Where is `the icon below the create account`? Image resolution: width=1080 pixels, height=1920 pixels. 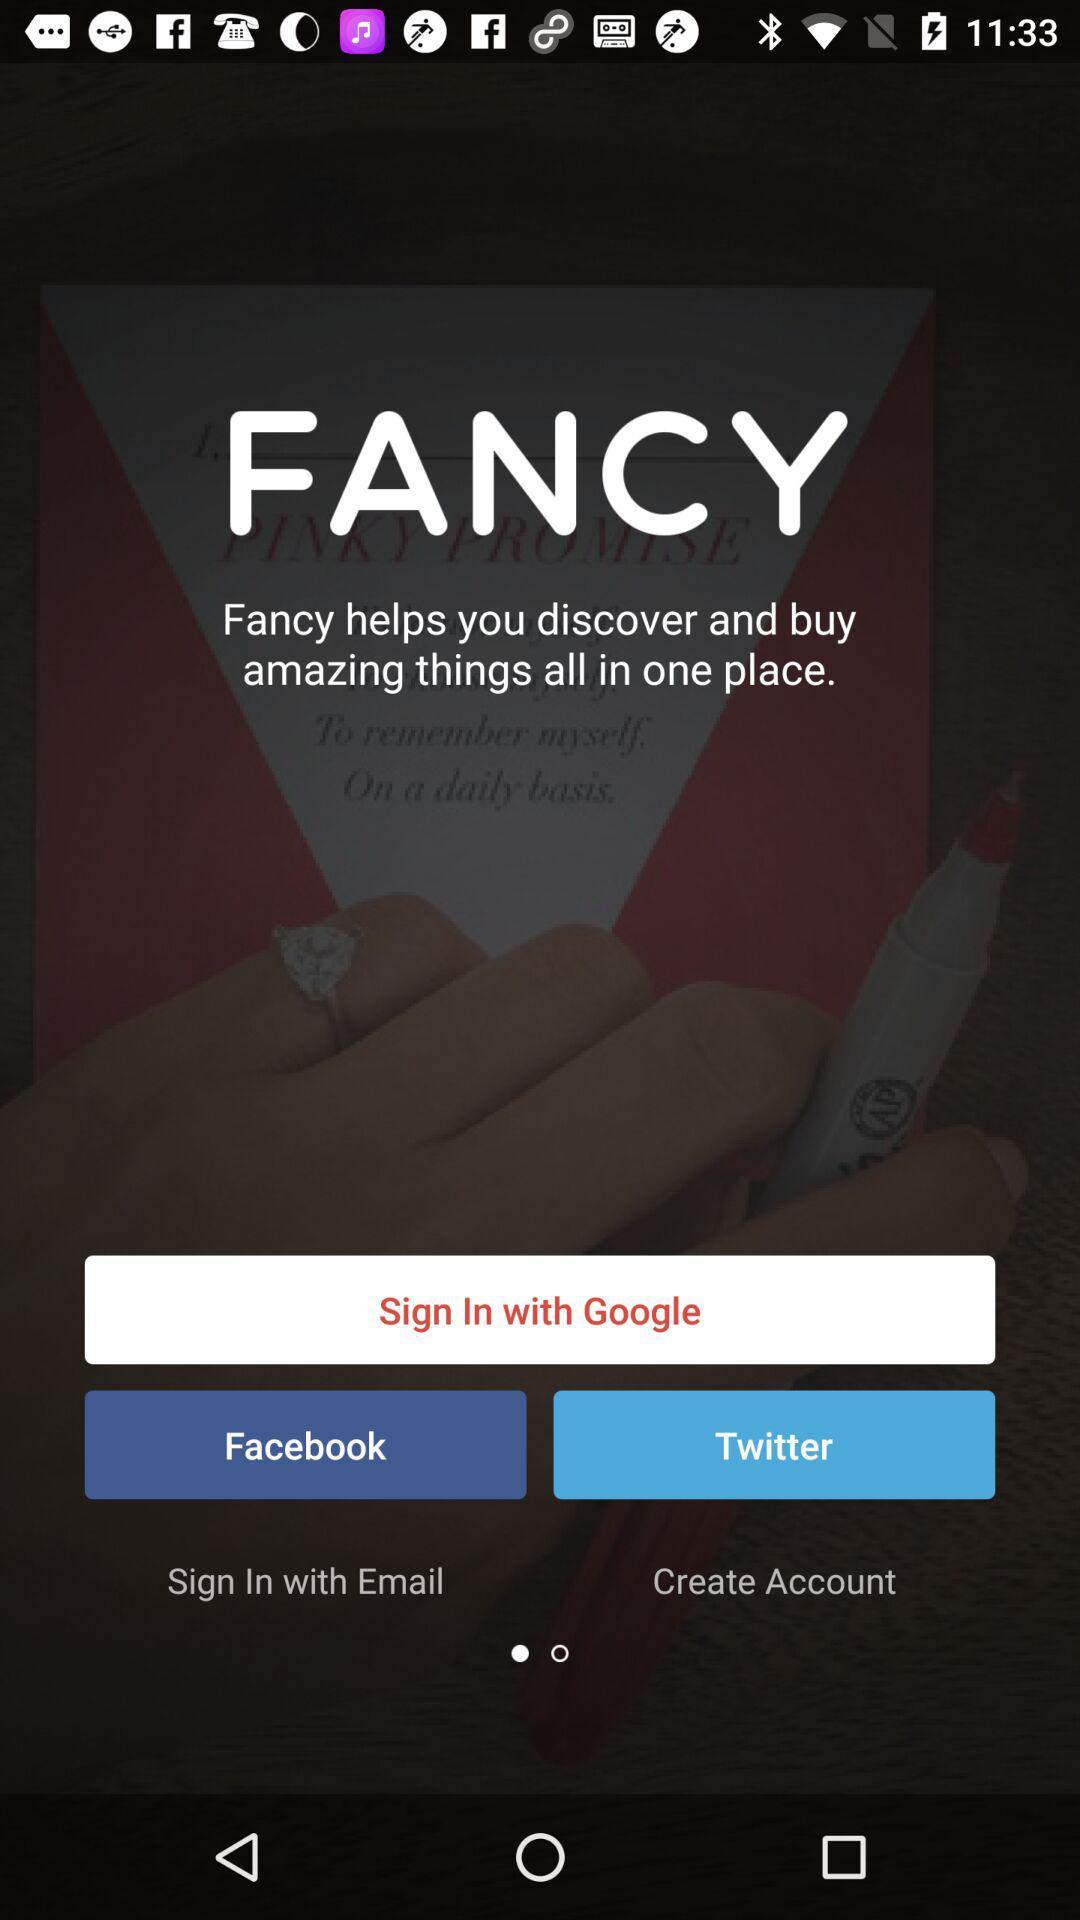
the icon below the create account is located at coordinates (559, 1653).